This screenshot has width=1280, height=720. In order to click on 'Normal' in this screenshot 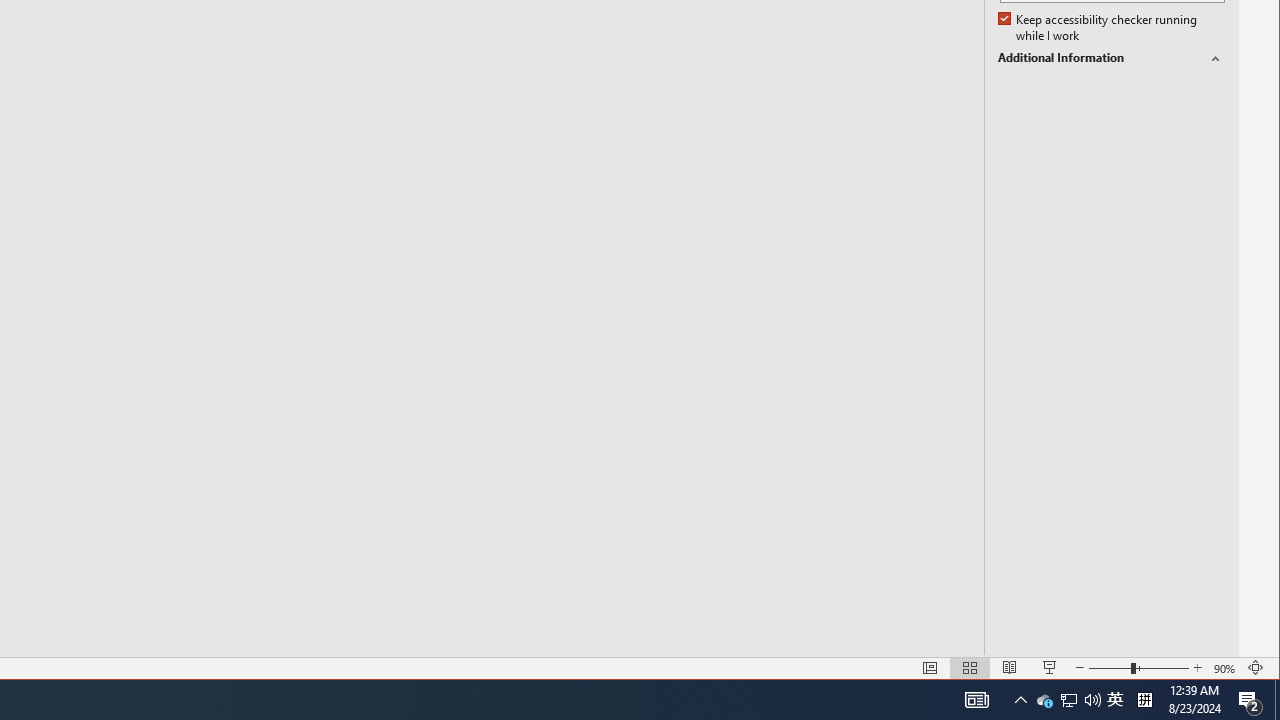, I will do `click(928, 668)`.